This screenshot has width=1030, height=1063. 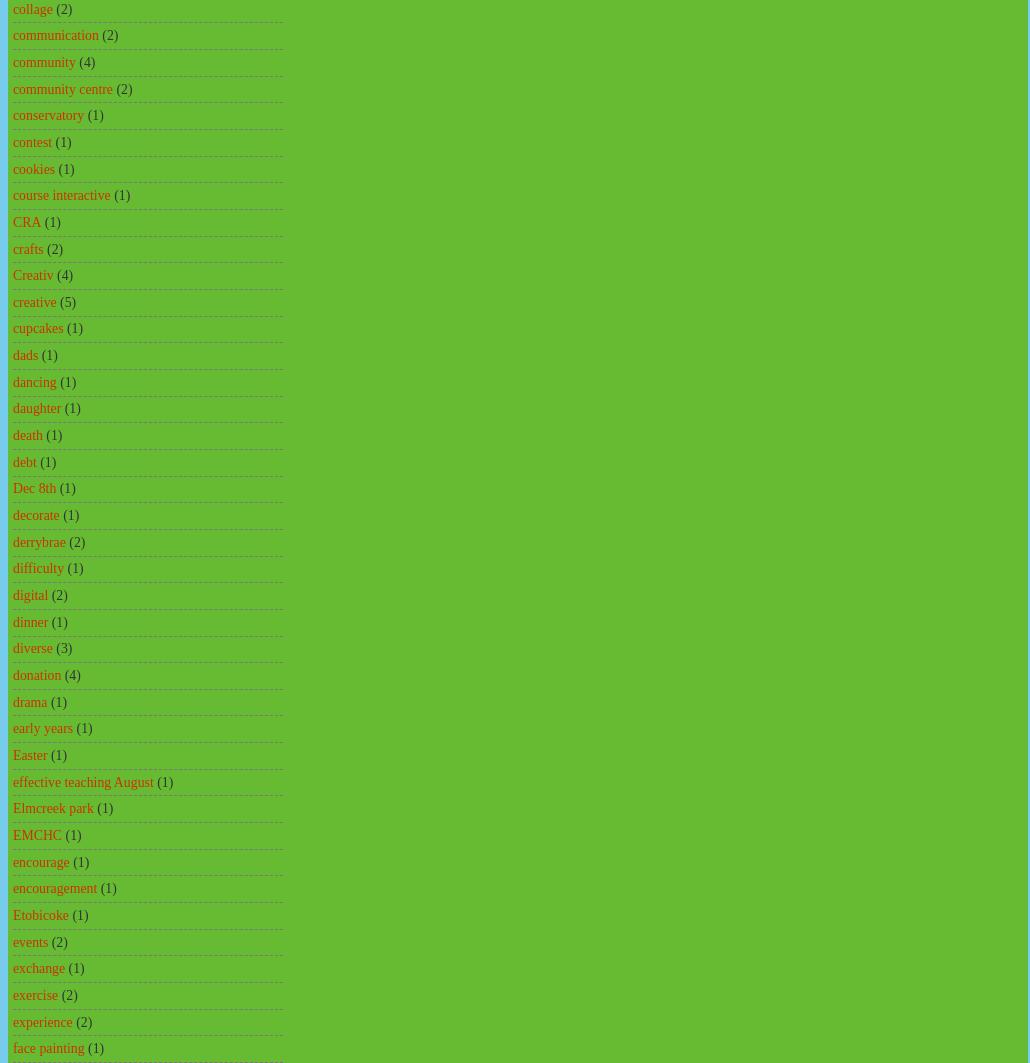 What do you see at coordinates (36, 674) in the screenshot?
I see `'donation'` at bounding box center [36, 674].